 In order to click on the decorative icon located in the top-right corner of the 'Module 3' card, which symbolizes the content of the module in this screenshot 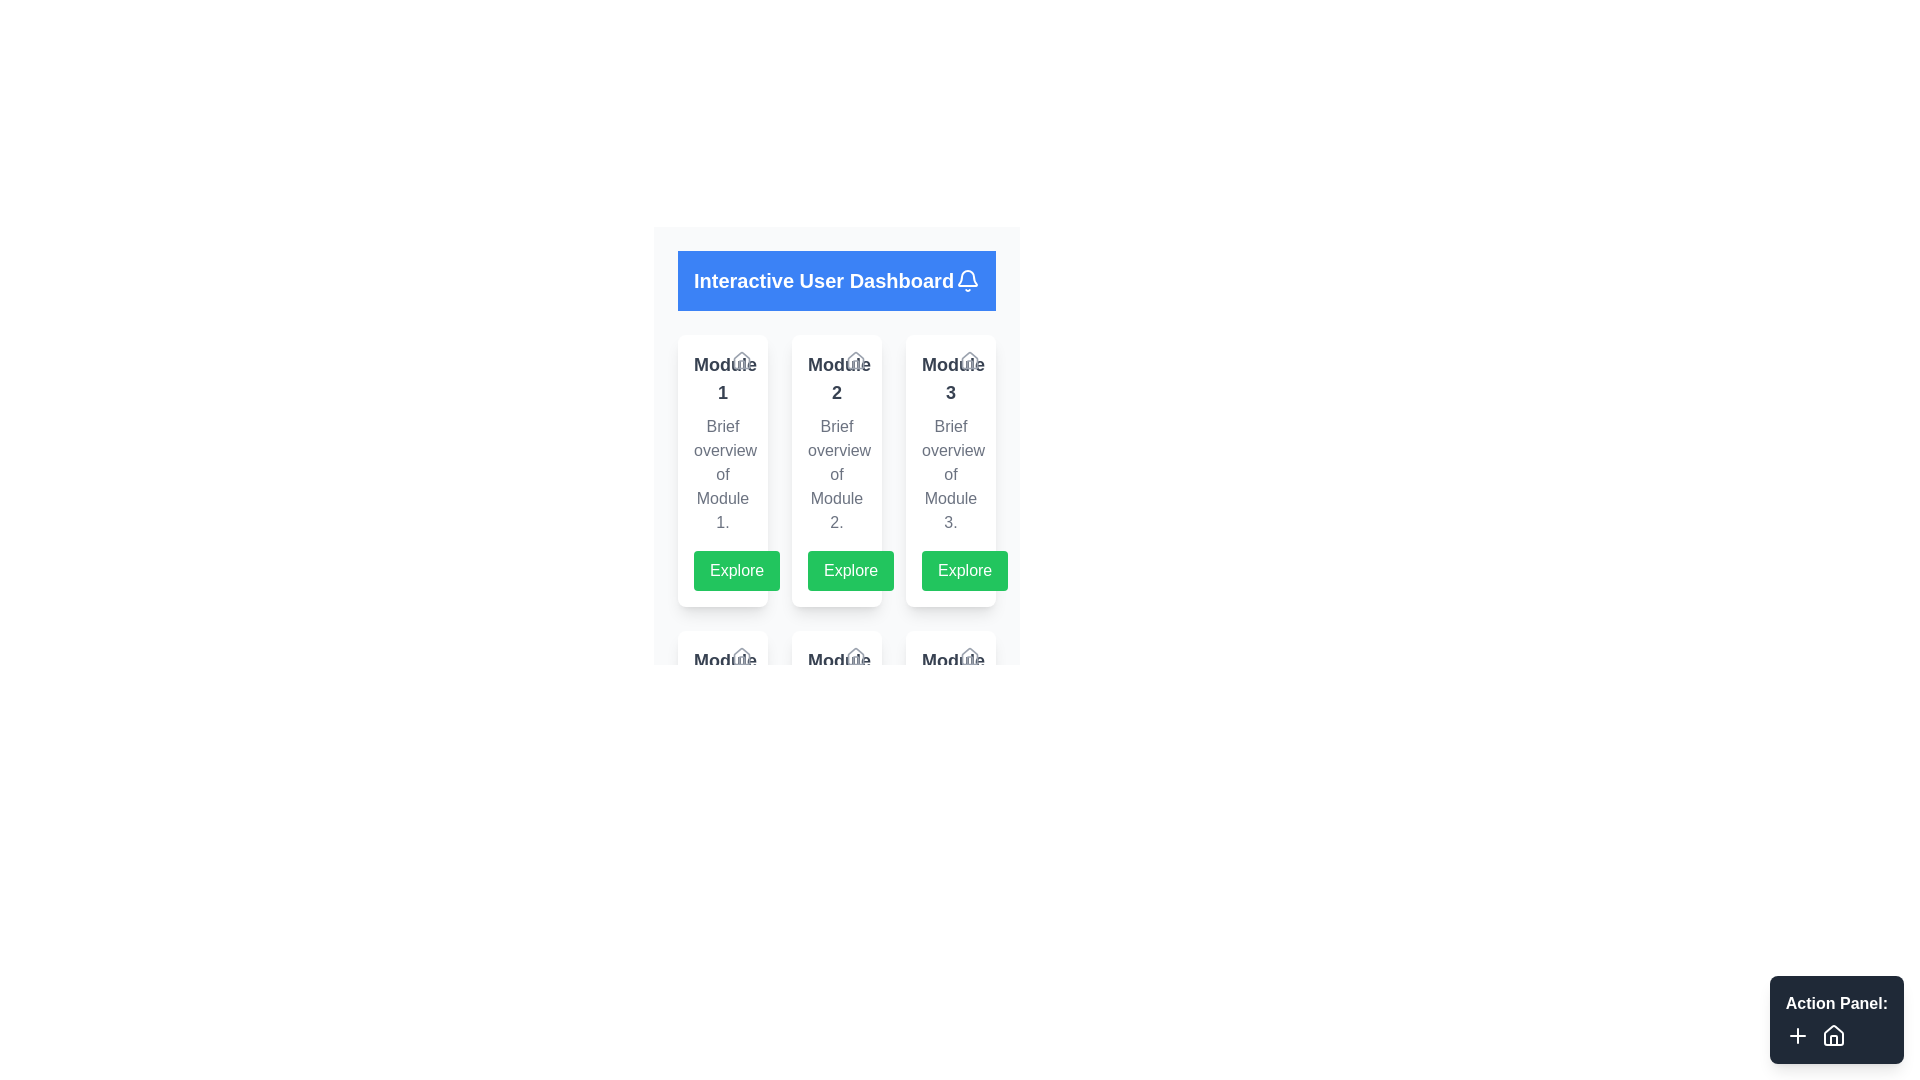, I will do `click(969, 358)`.